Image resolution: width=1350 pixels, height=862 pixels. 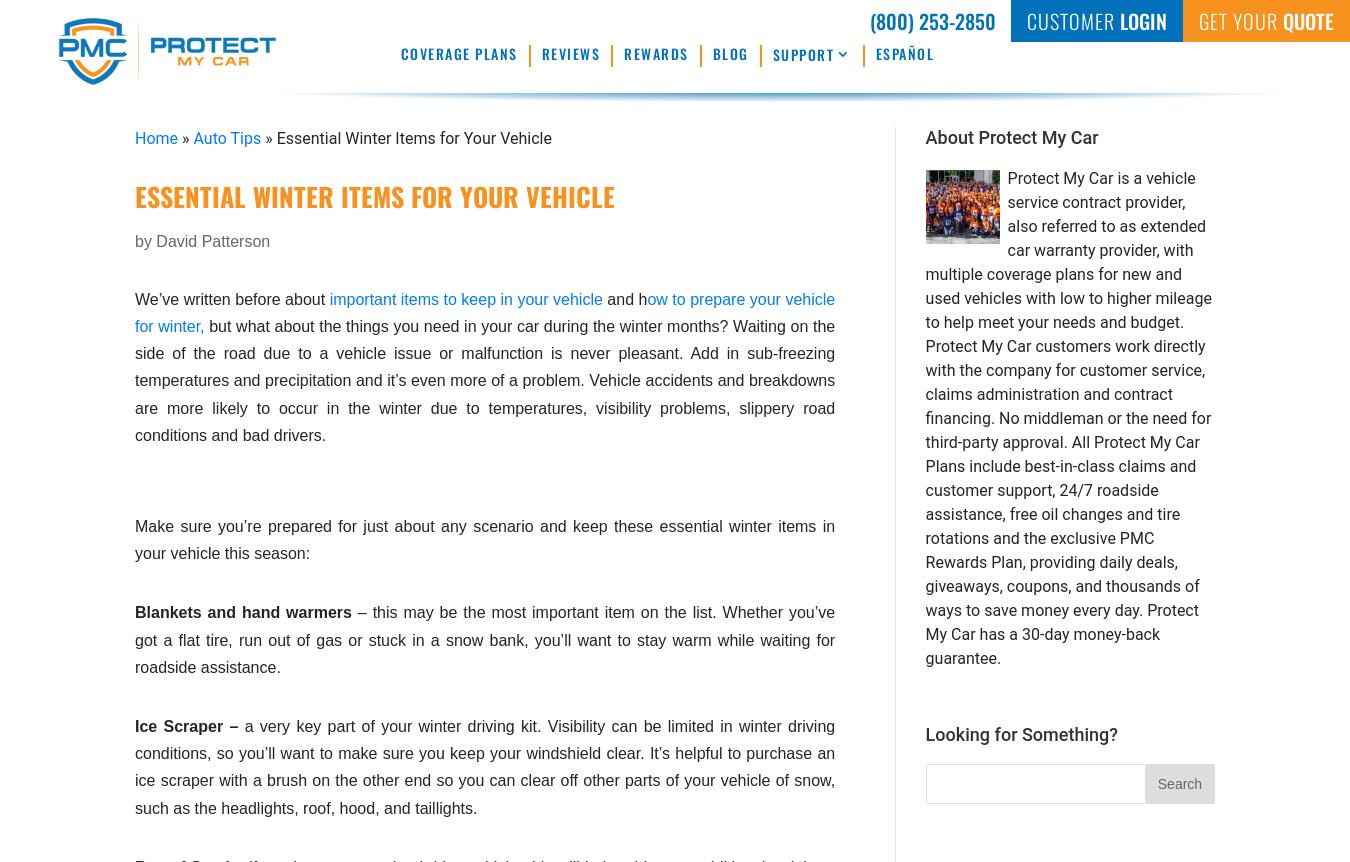 I want to click on 'by', so click(x=145, y=239).